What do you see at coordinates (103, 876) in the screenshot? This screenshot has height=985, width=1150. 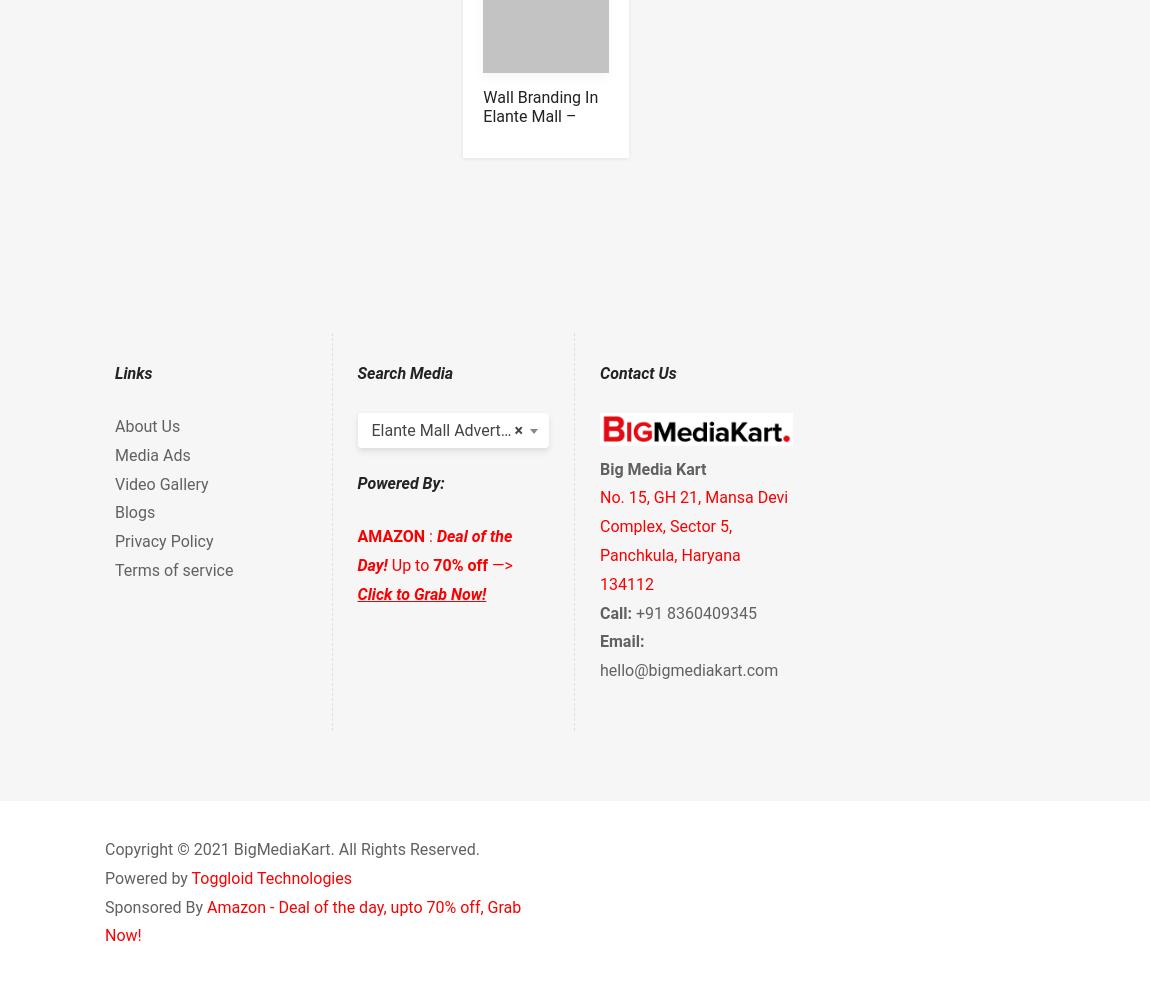 I see `'Powered by'` at bounding box center [103, 876].